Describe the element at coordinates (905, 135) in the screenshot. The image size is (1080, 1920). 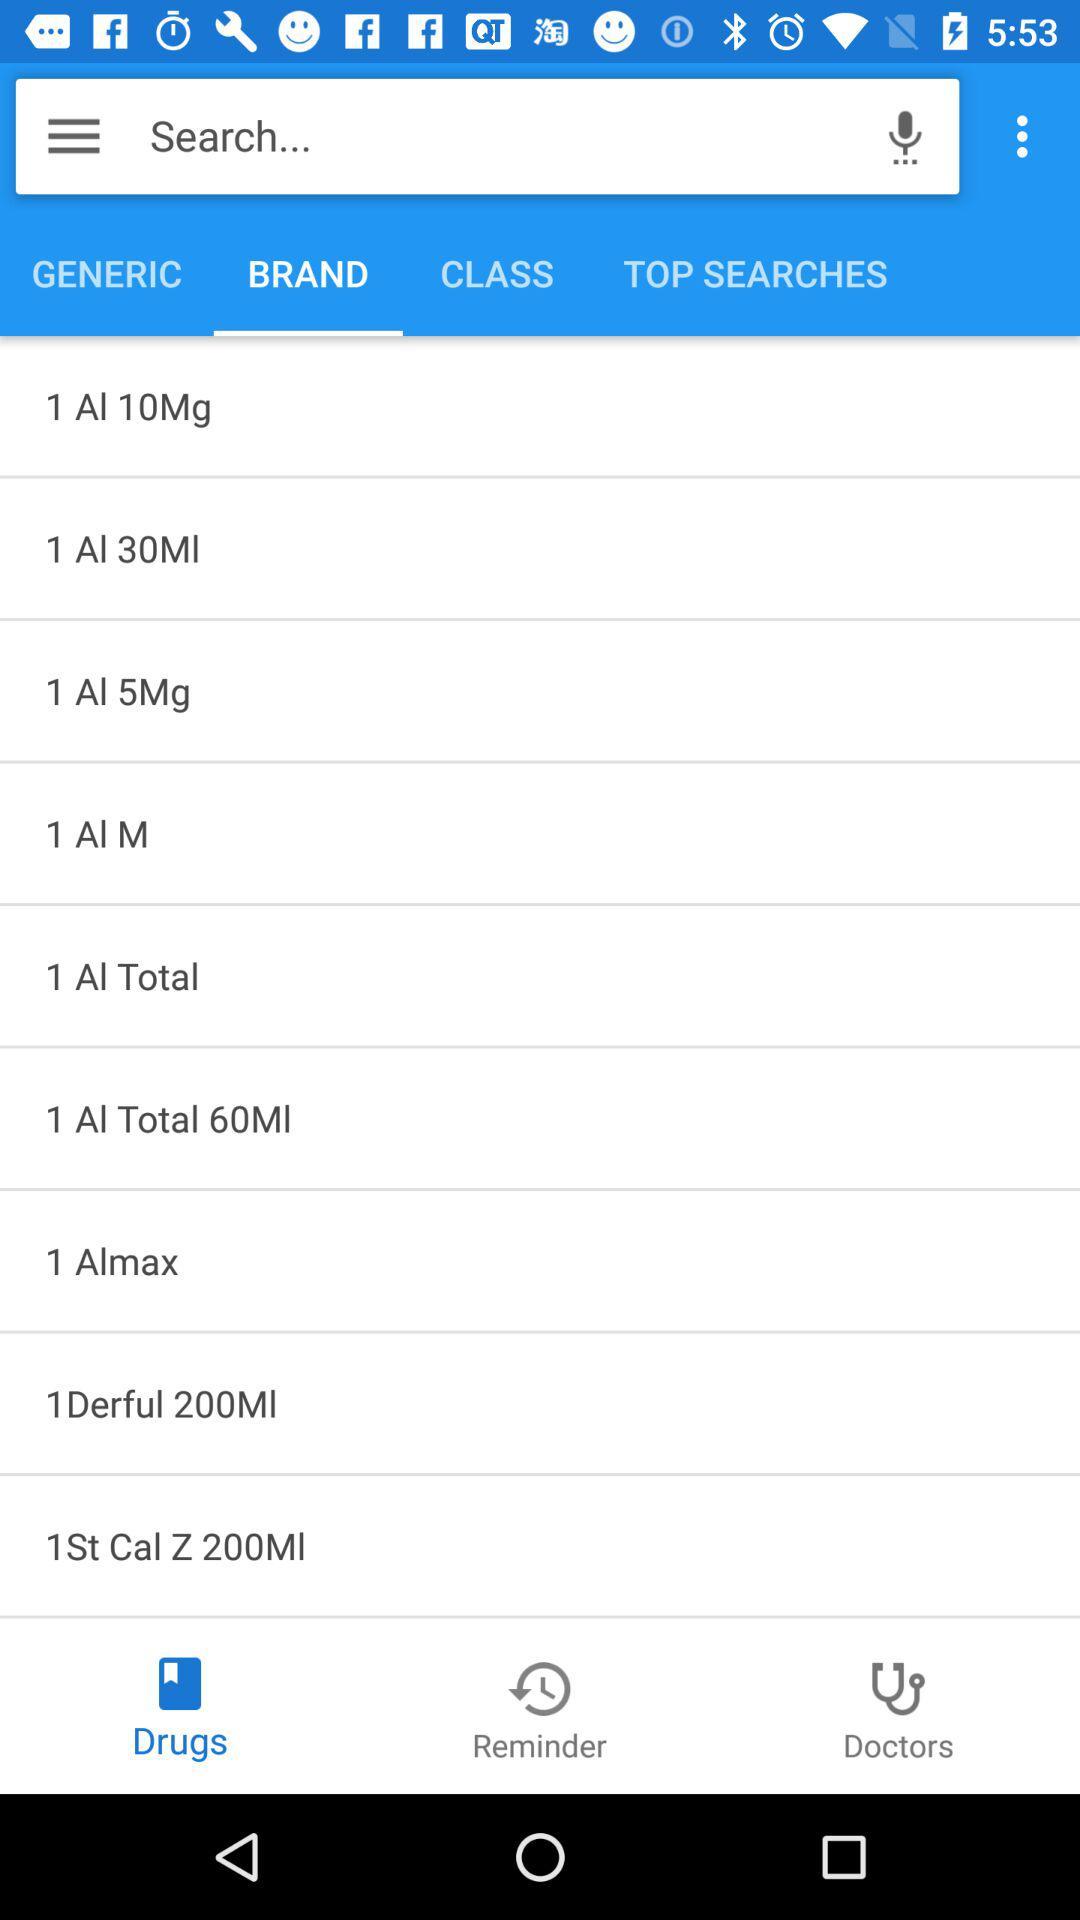
I see `the icon above the top searches icon` at that location.